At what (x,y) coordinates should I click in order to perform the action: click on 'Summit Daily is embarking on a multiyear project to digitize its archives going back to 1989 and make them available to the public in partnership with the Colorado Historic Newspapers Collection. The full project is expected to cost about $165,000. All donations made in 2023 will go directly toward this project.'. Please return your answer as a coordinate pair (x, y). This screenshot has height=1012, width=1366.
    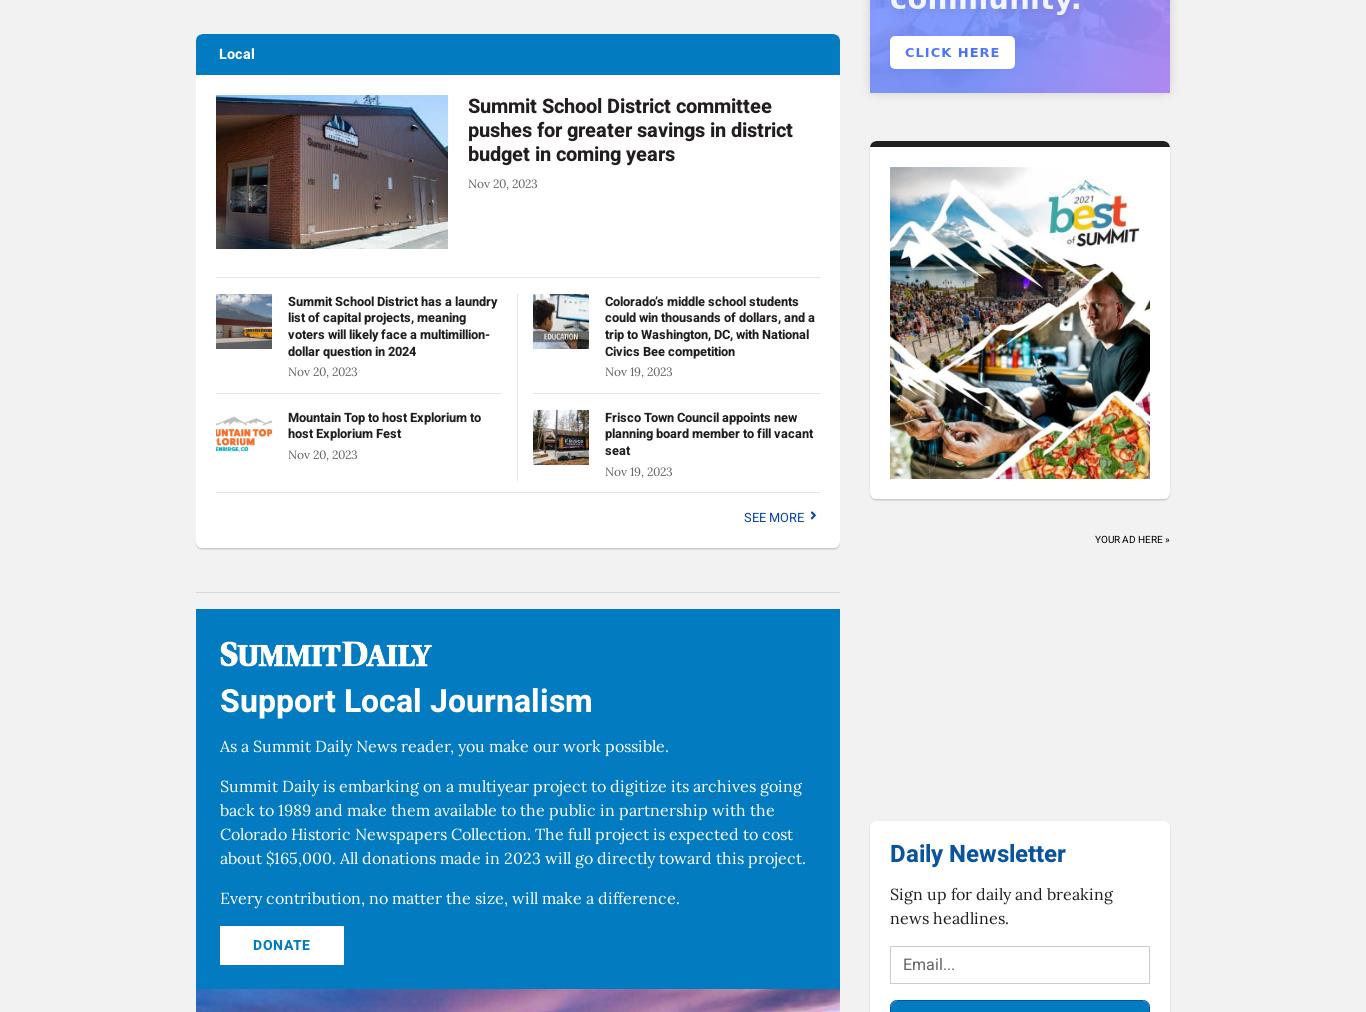
    Looking at the image, I should click on (219, 821).